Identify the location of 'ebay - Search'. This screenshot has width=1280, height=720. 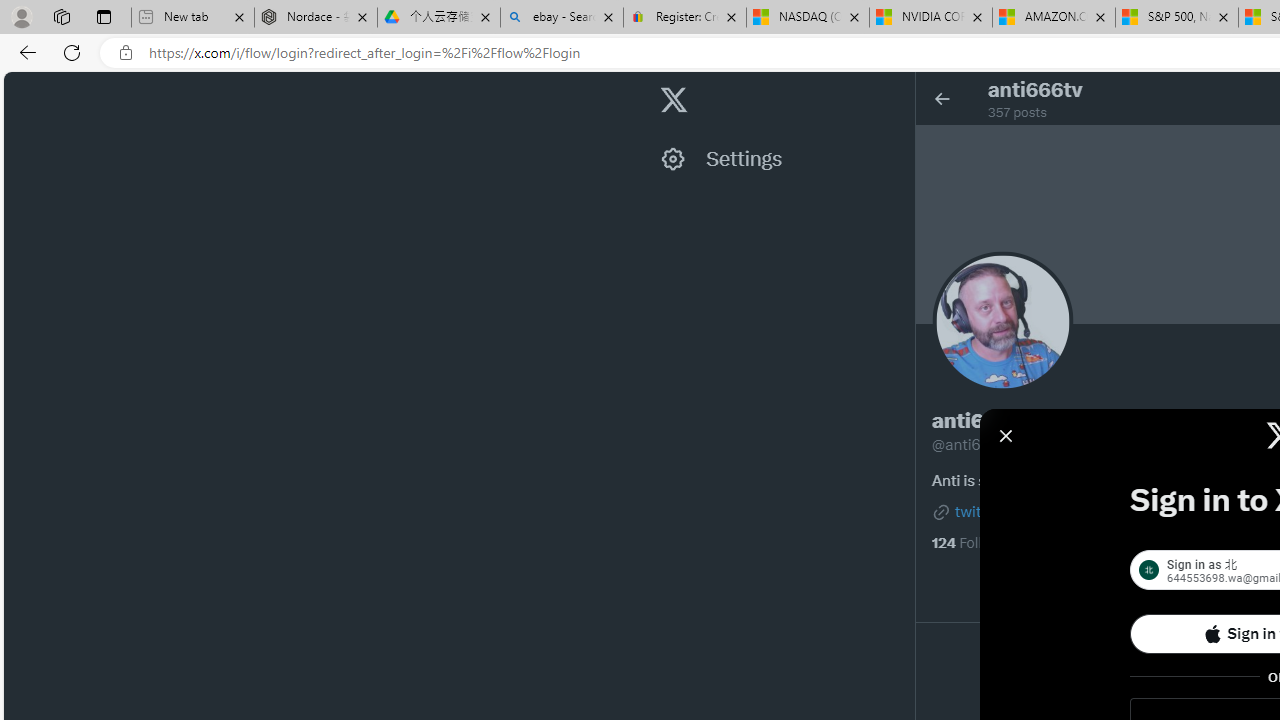
(560, 17).